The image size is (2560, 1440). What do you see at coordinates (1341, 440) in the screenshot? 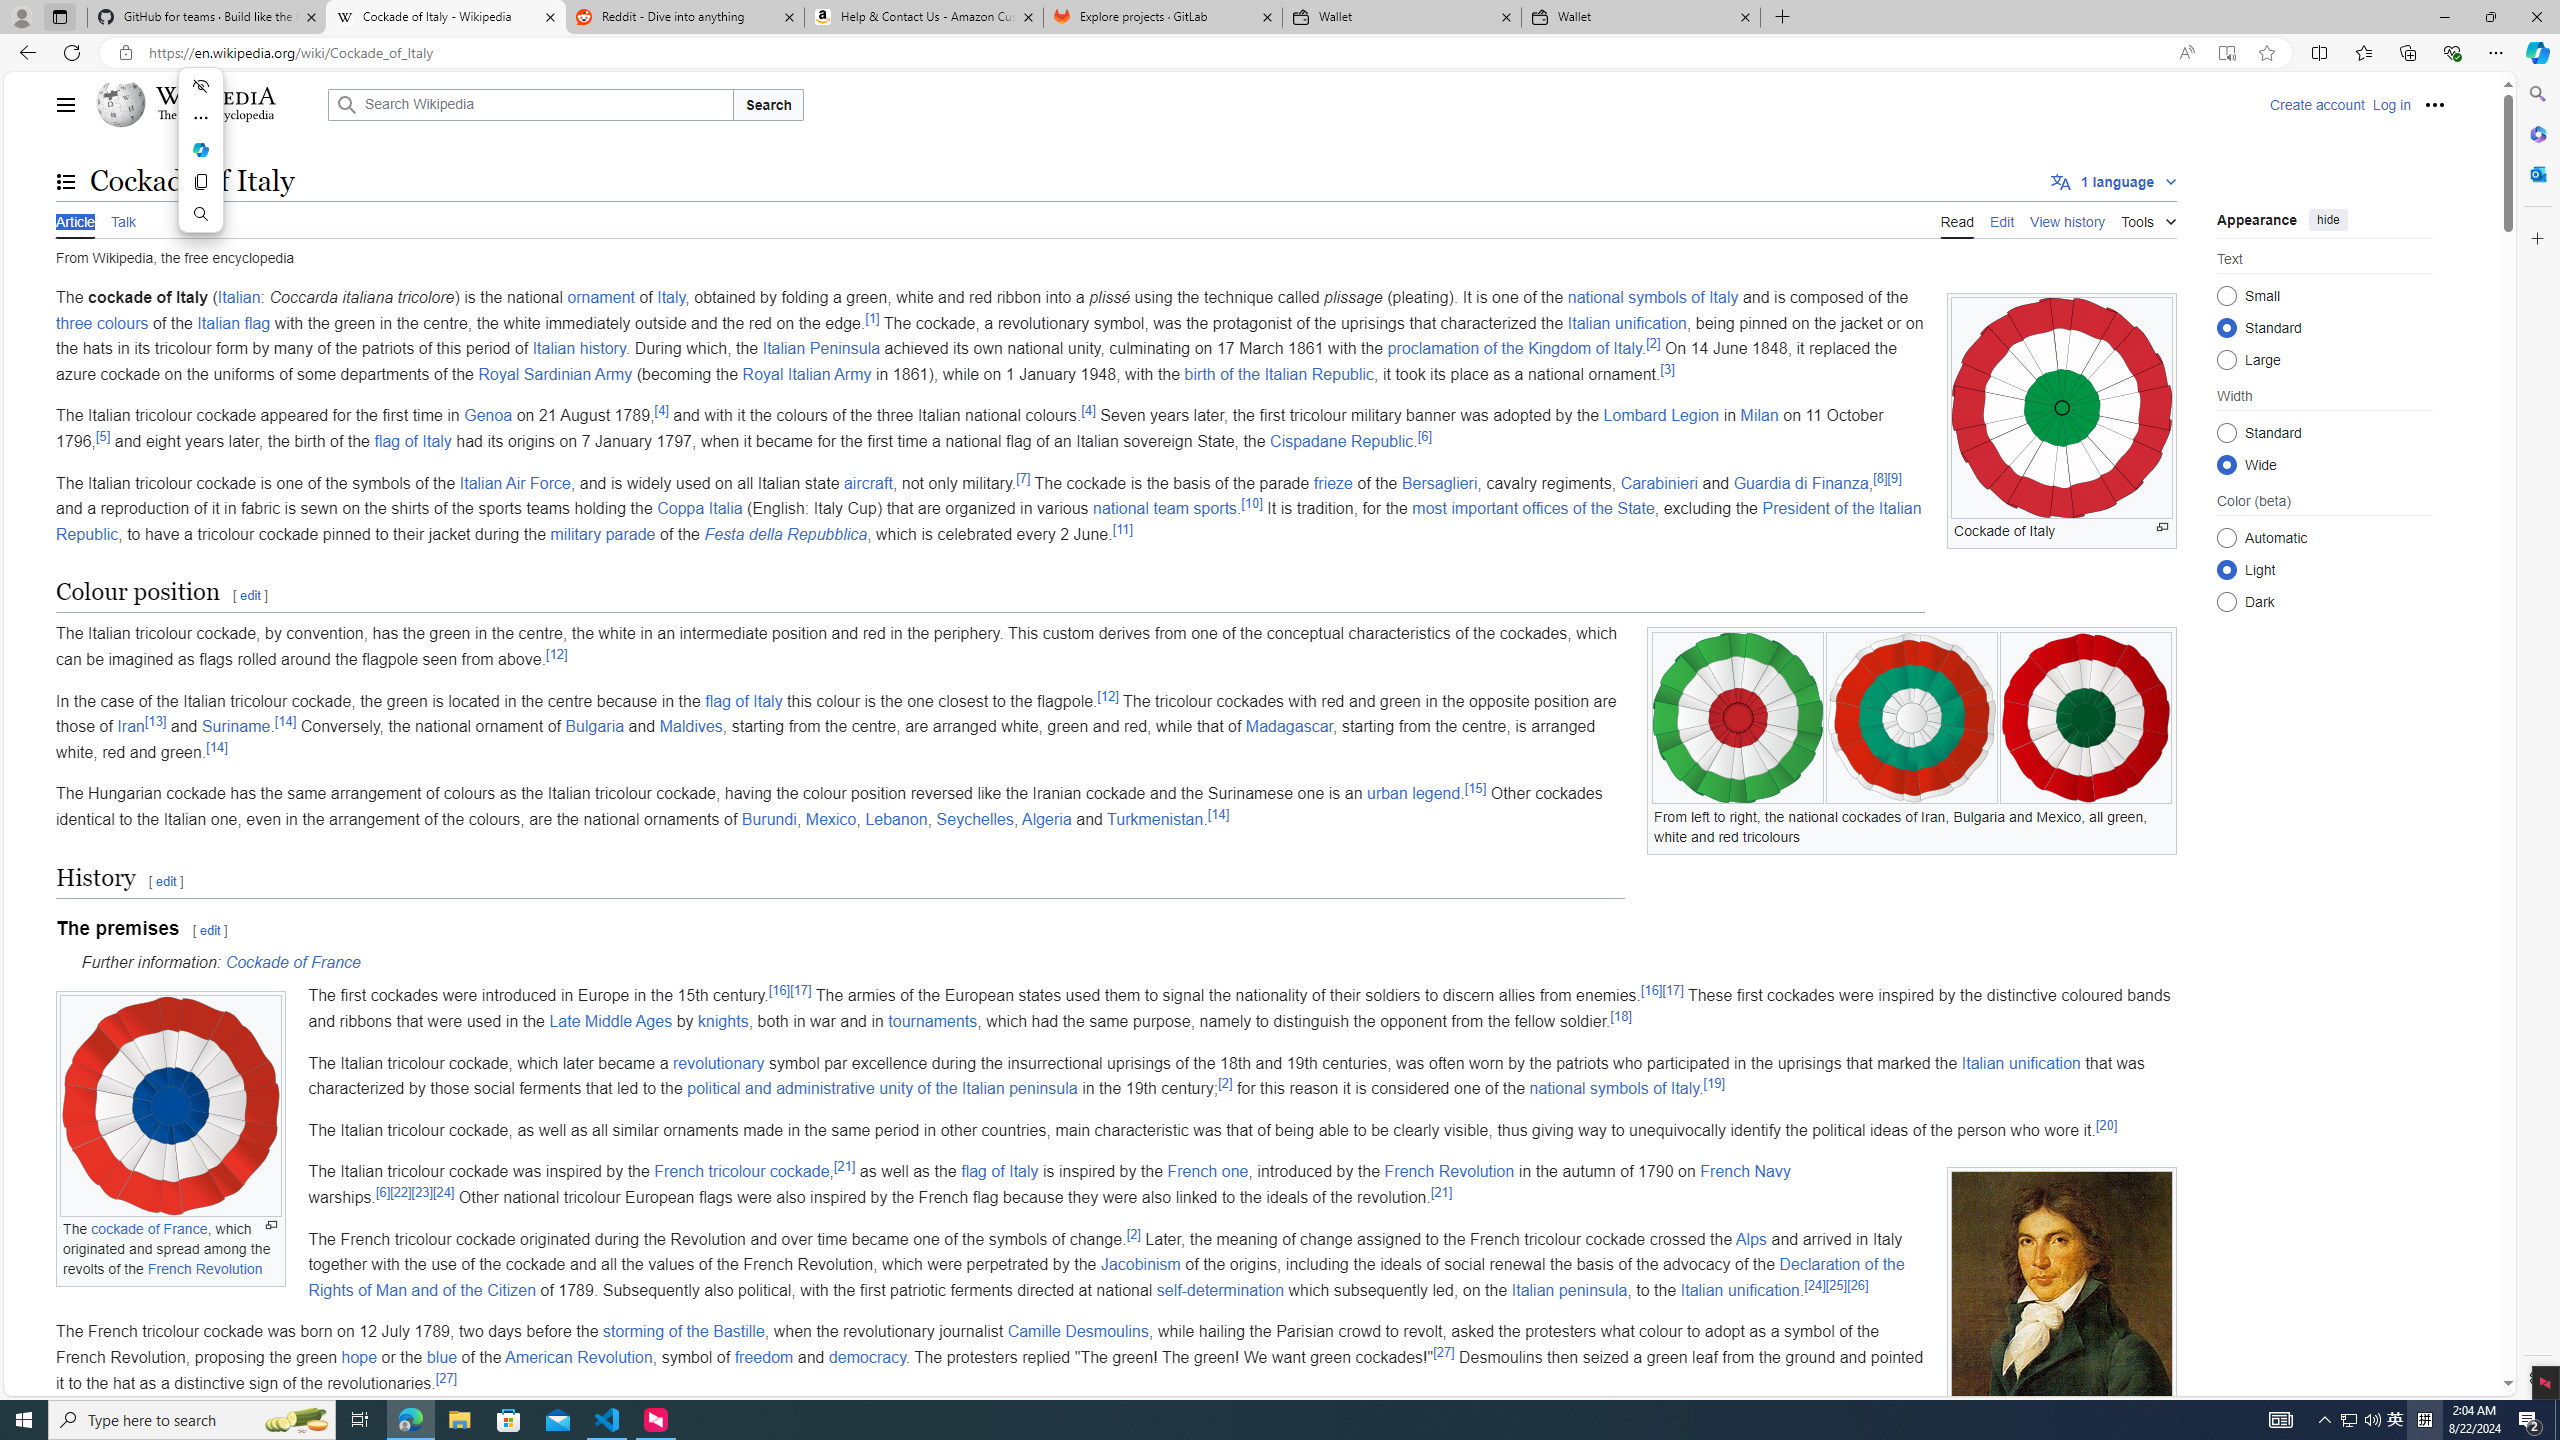
I see `'Cispadane Republic'` at bounding box center [1341, 440].